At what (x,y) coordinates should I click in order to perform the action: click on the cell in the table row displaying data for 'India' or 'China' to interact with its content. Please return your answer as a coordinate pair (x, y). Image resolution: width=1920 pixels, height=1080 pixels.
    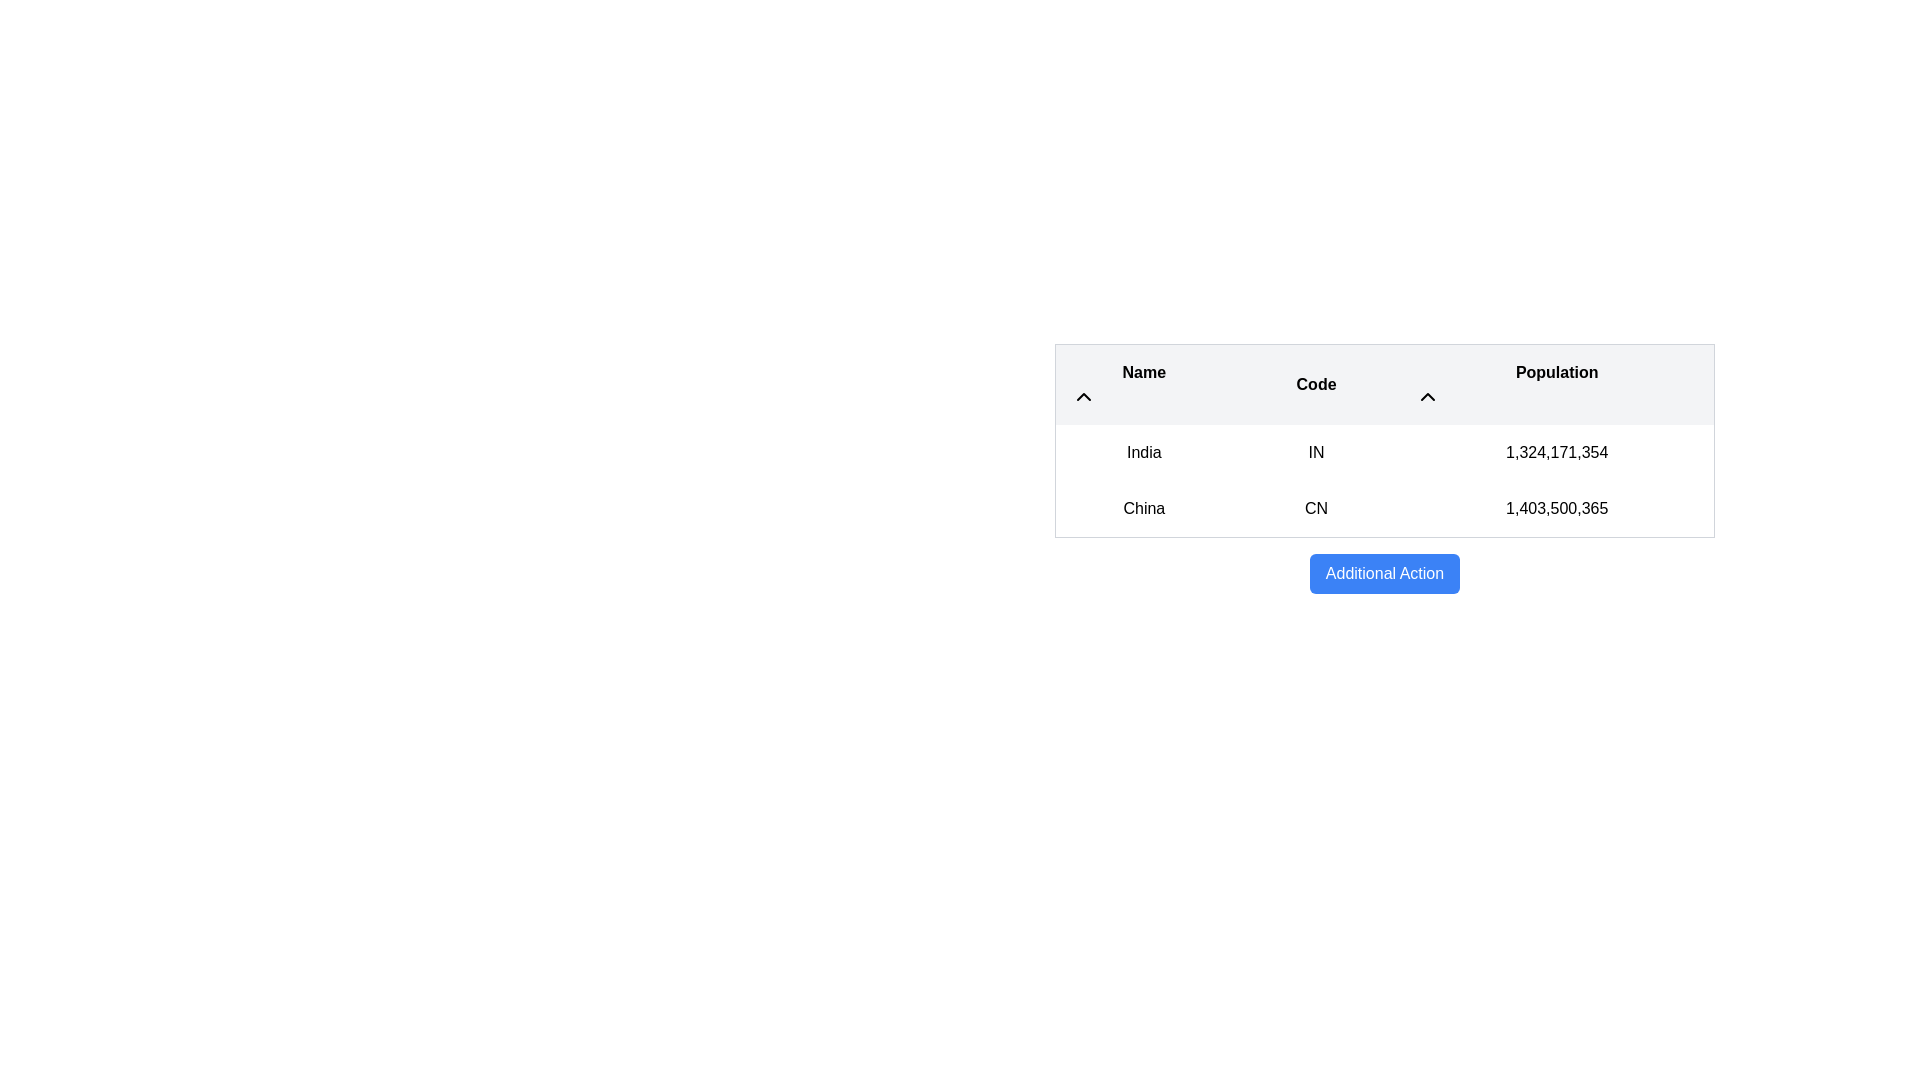
    Looking at the image, I should click on (1384, 469).